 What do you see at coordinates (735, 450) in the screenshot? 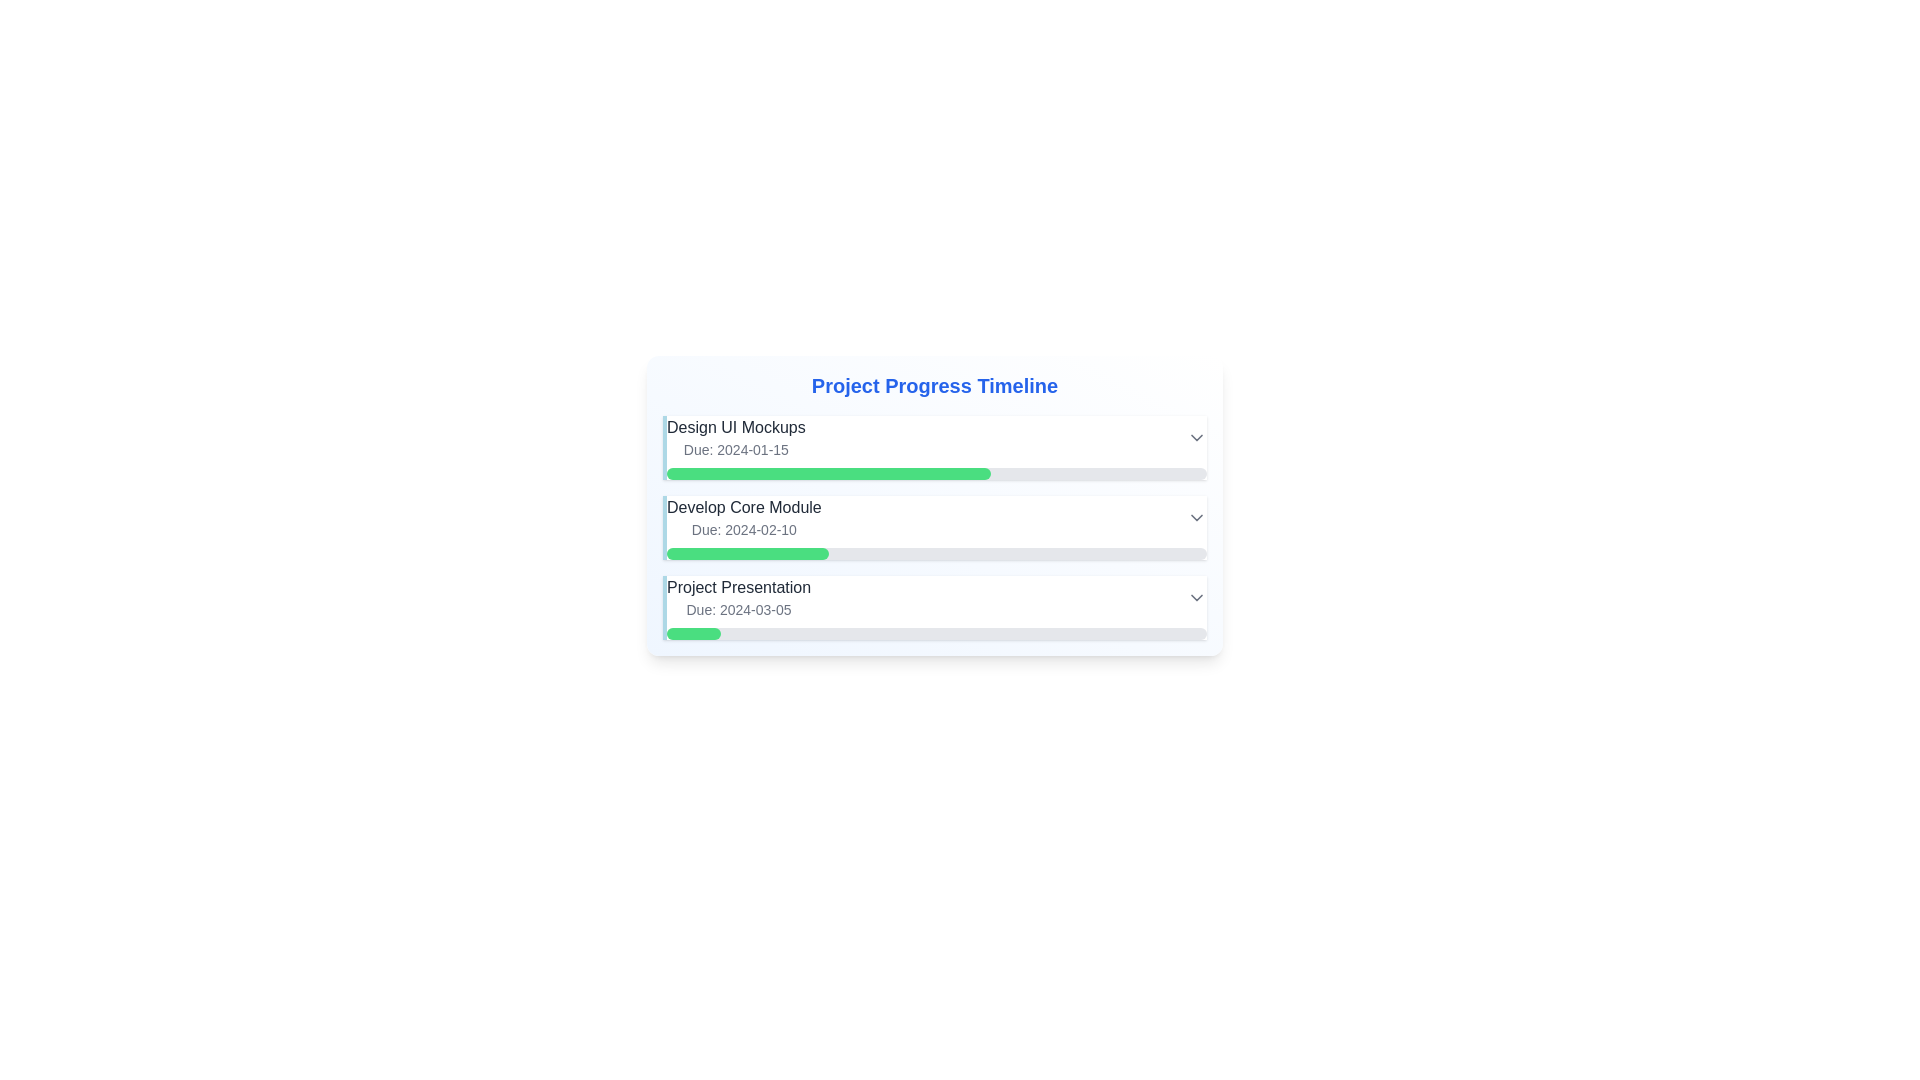
I see `the Text Display that shows the due date for the task 'Design UI Mockups', located directly below the title within the 'Project Progress Timeline'` at bounding box center [735, 450].